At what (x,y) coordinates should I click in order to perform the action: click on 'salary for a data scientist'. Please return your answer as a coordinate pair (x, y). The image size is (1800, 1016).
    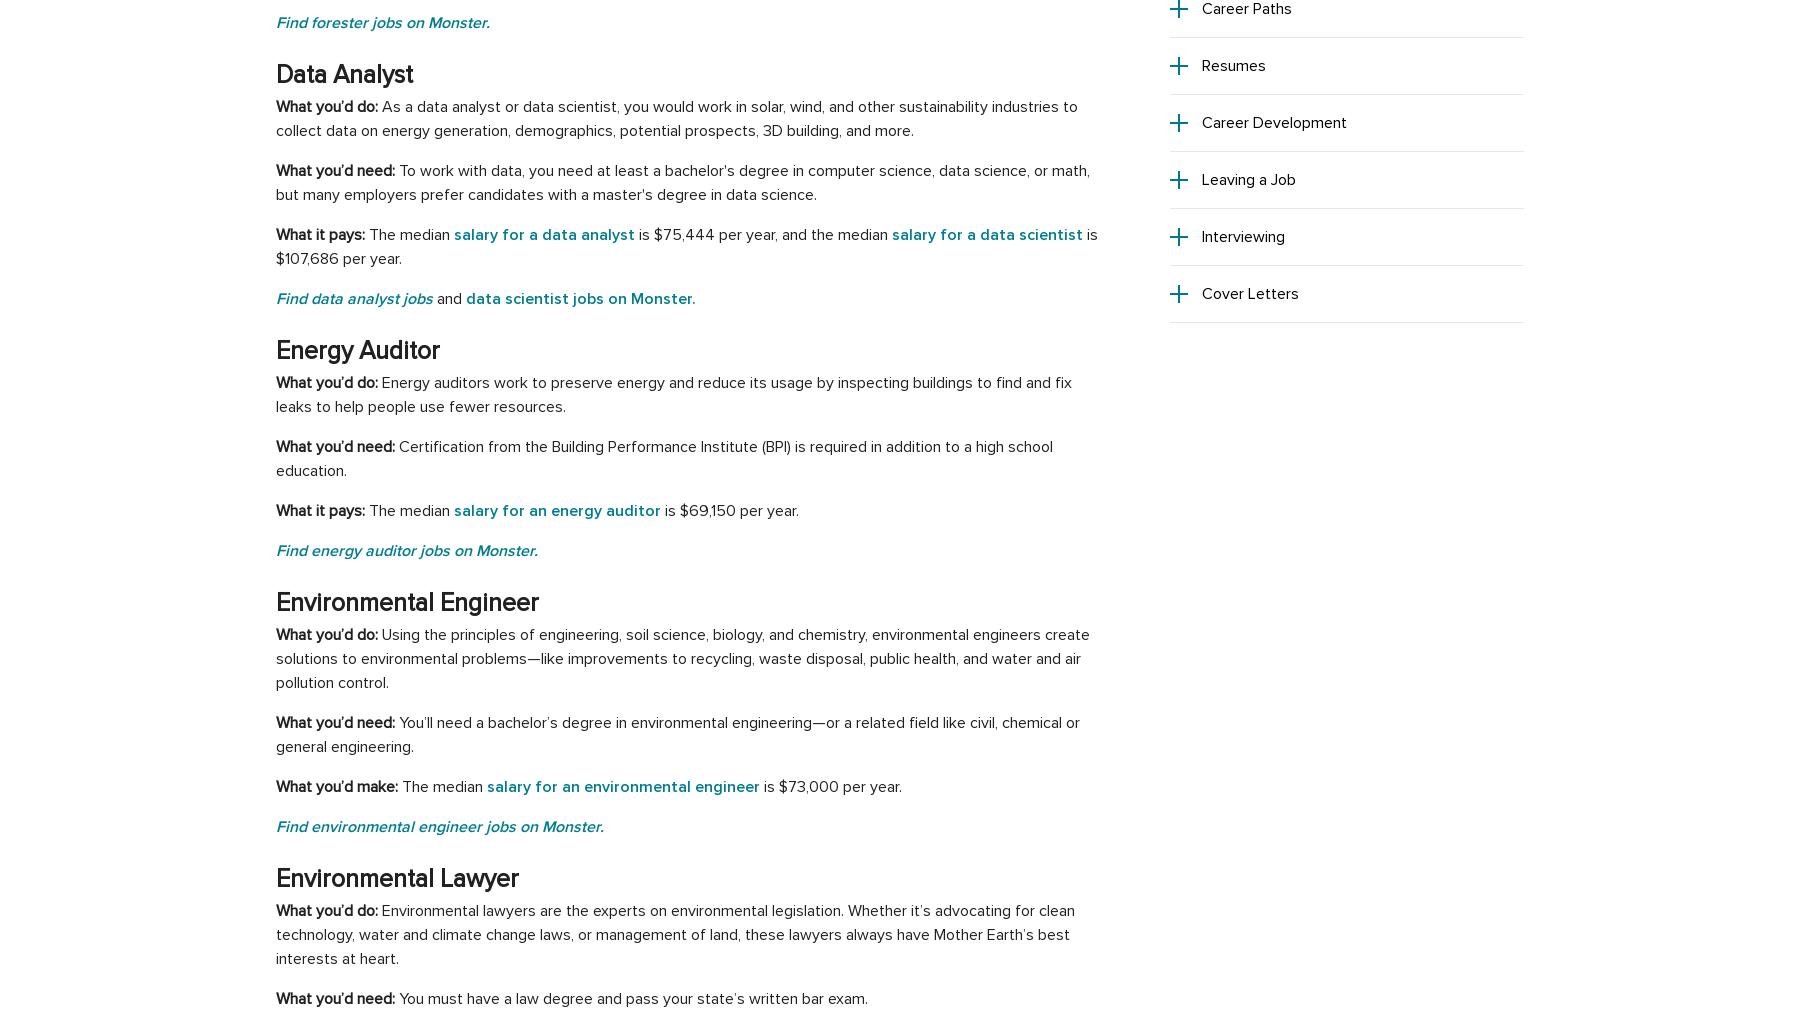
    Looking at the image, I should click on (892, 235).